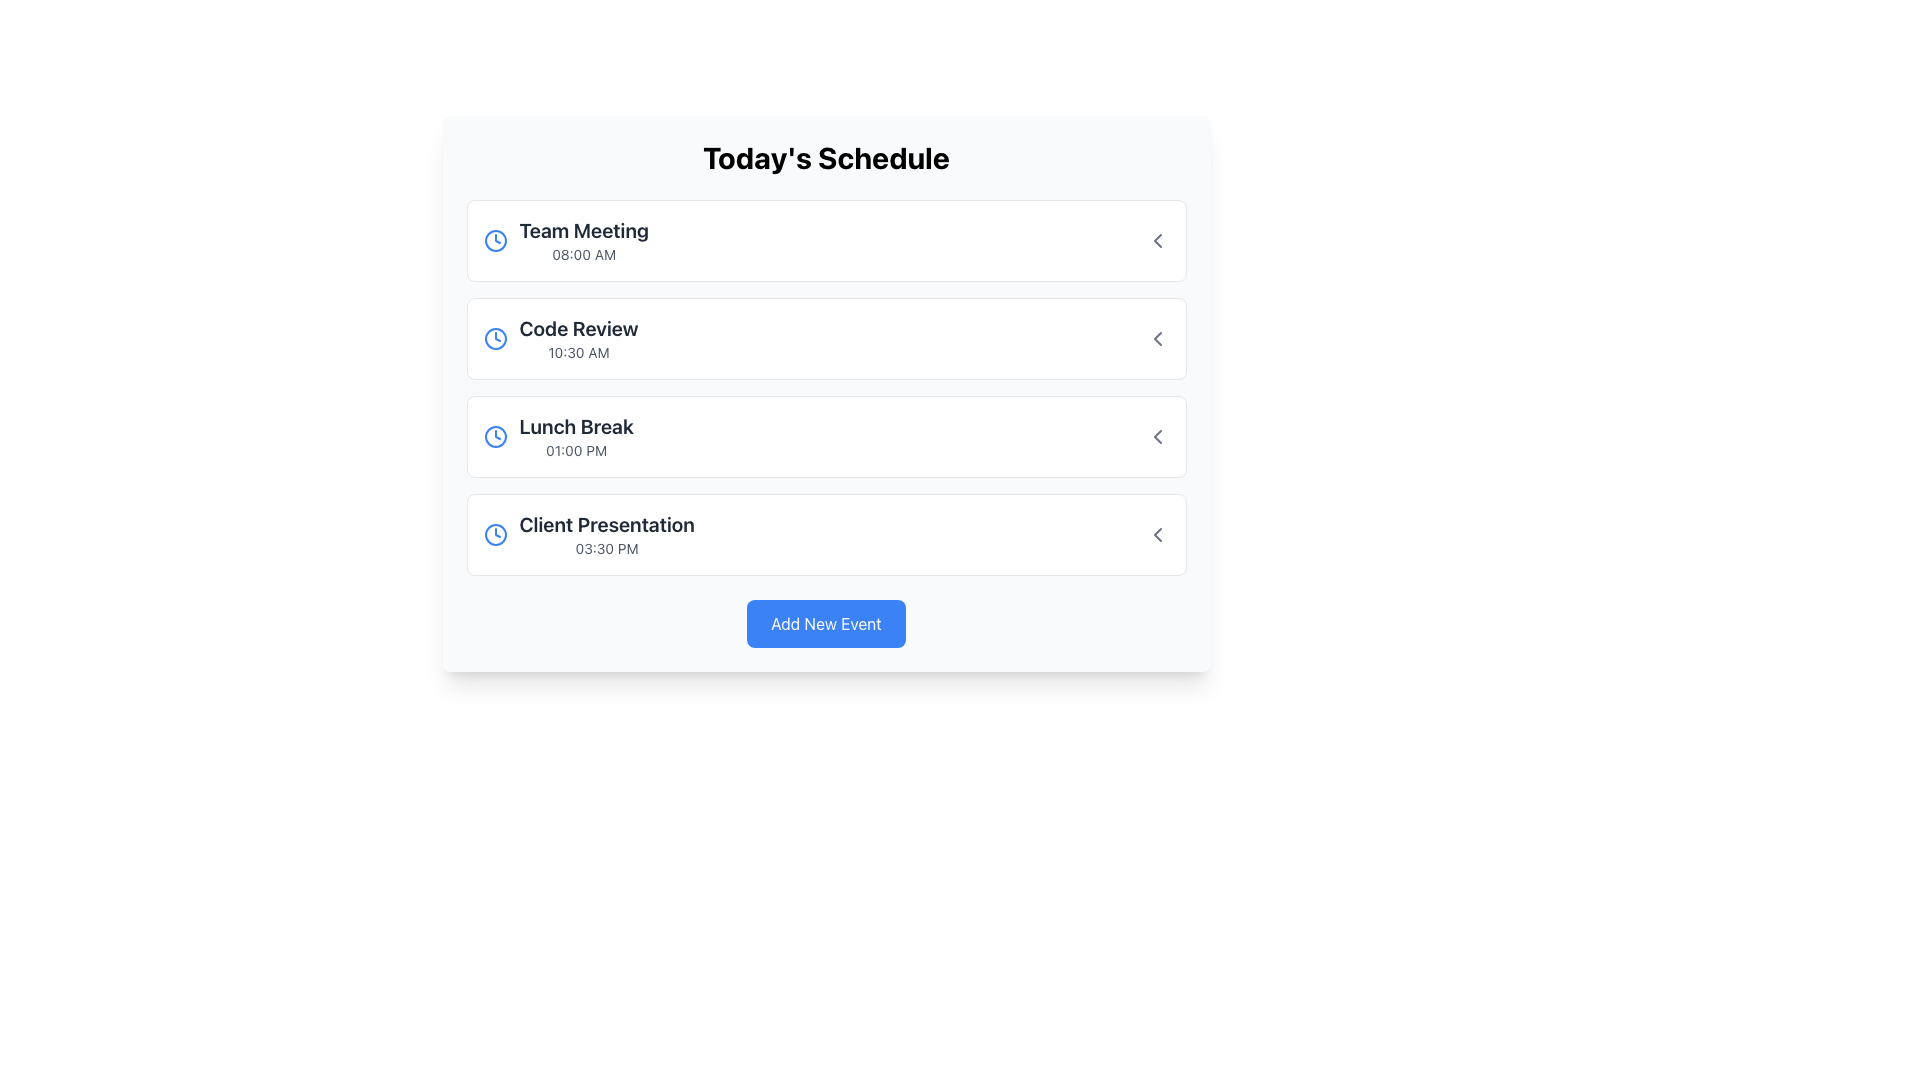  Describe the element at coordinates (826, 157) in the screenshot. I see `text displayed in the bold header that says 'Today's Schedule', which is centrally aligned at the top of the schedule card` at that location.